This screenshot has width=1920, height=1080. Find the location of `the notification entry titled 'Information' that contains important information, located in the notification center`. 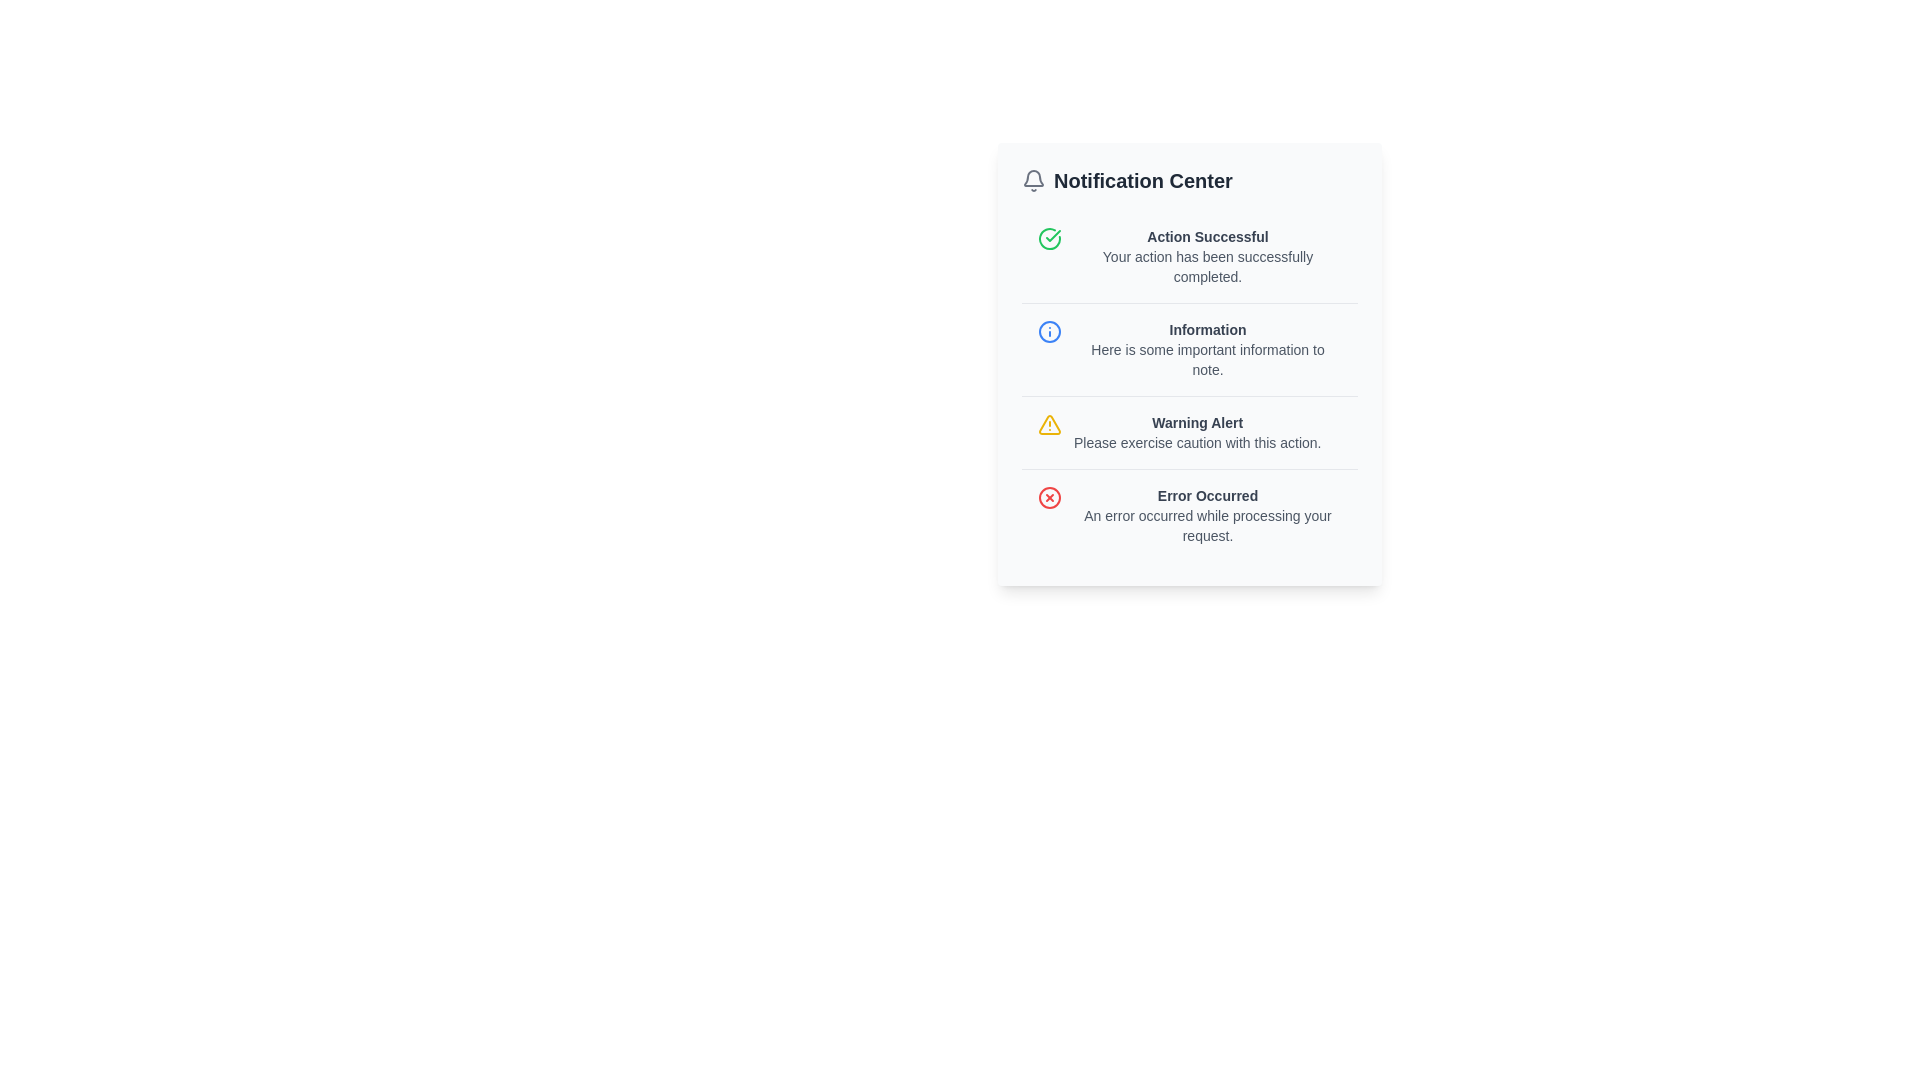

the notification entry titled 'Information' that contains important information, located in the notification center is located at coordinates (1190, 386).